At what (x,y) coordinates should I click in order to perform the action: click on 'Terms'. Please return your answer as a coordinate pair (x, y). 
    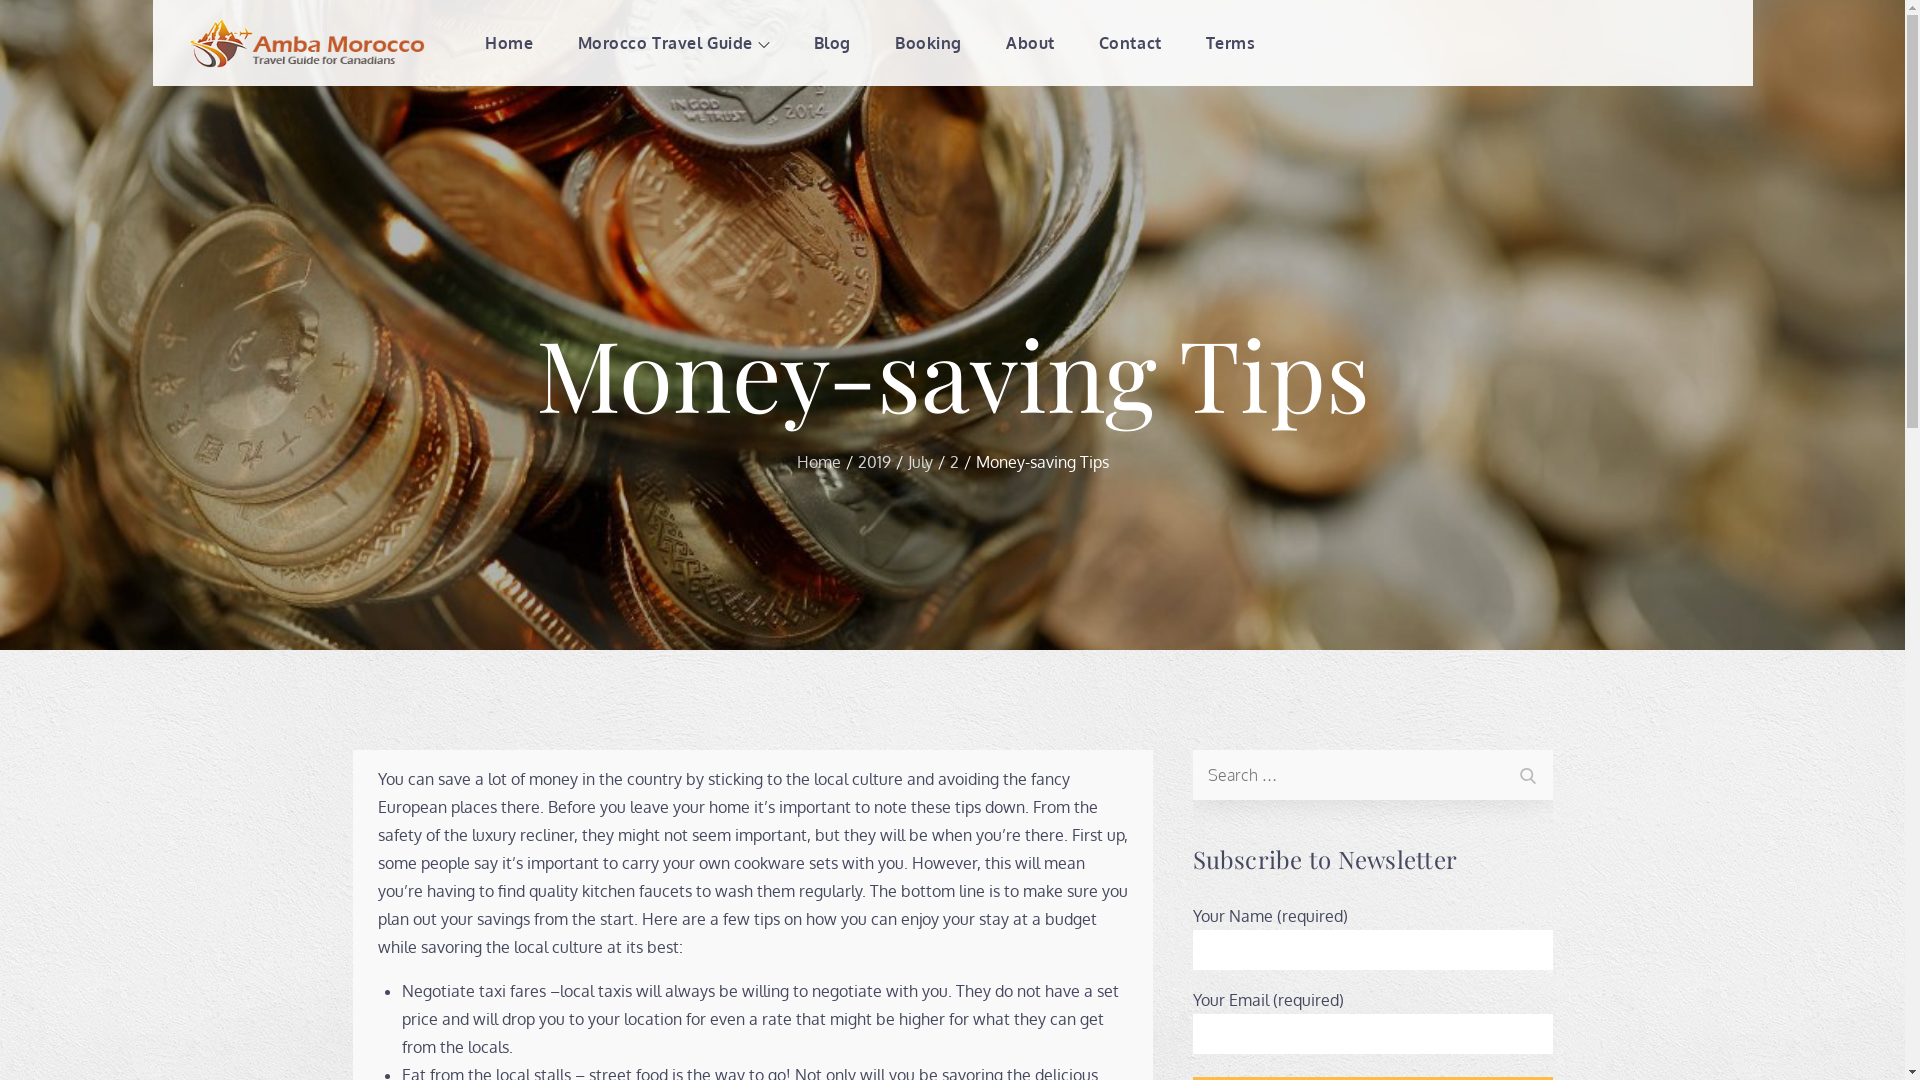
    Looking at the image, I should click on (1229, 42).